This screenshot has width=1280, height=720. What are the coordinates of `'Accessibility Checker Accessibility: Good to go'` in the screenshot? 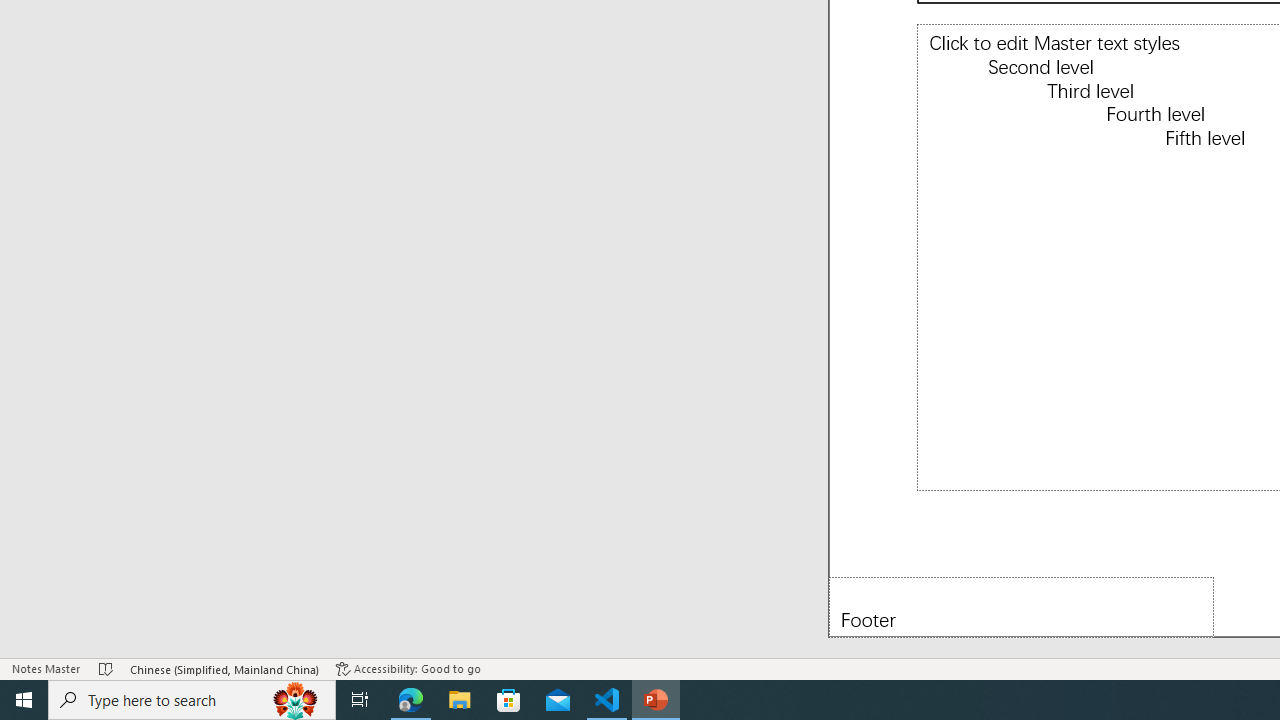 It's located at (407, 669).